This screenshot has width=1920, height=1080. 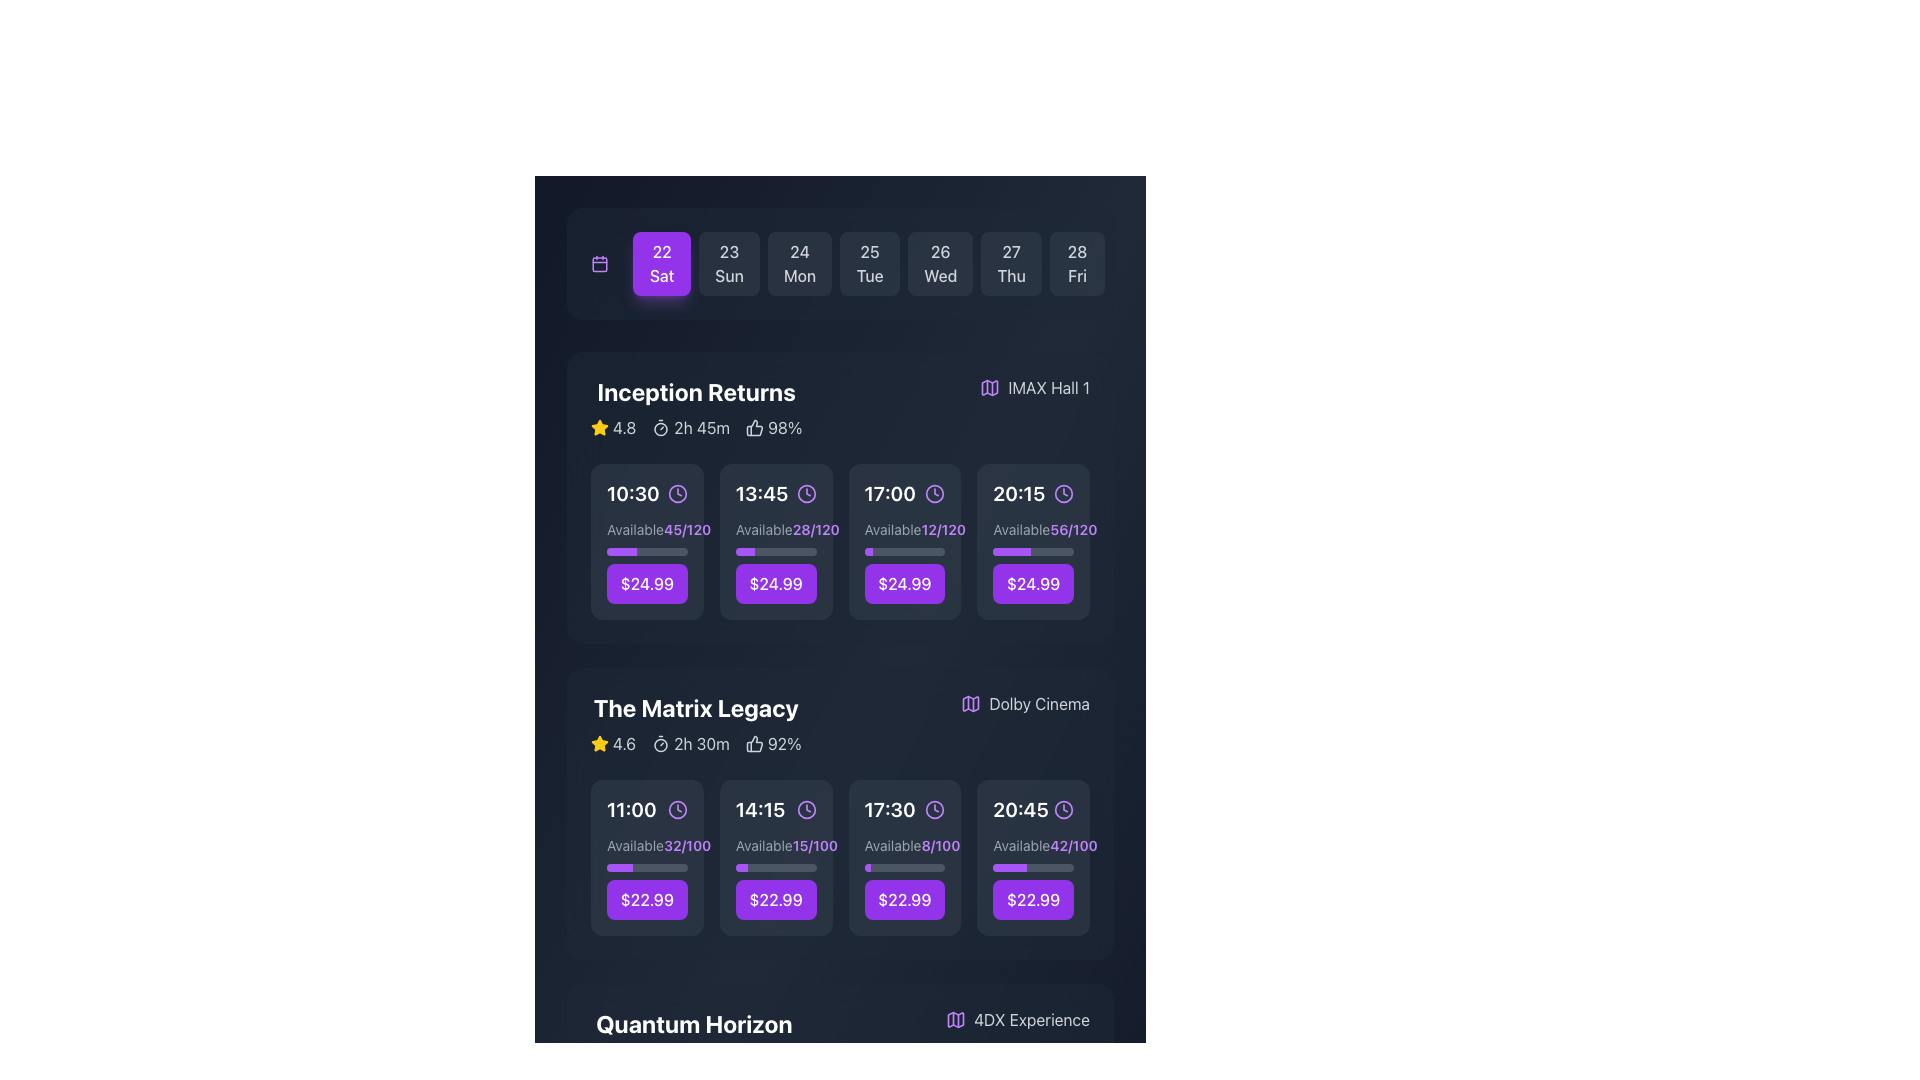 I want to click on the status of the progress bar located under the time '17:00', directly below the text 'Available' and the fraction '12/120', and just above the button displaying the price '$24.99', so click(x=903, y=551).